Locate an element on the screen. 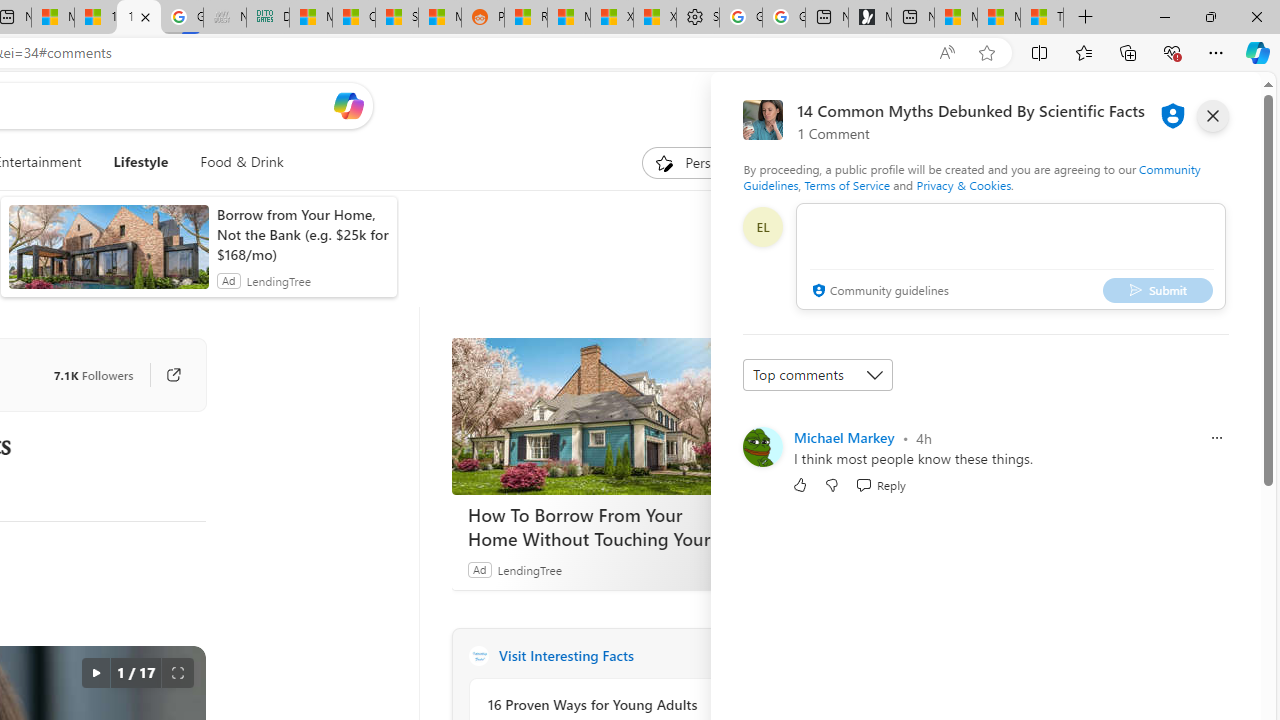  'comment-box' is located at coordinates (1011, 255).